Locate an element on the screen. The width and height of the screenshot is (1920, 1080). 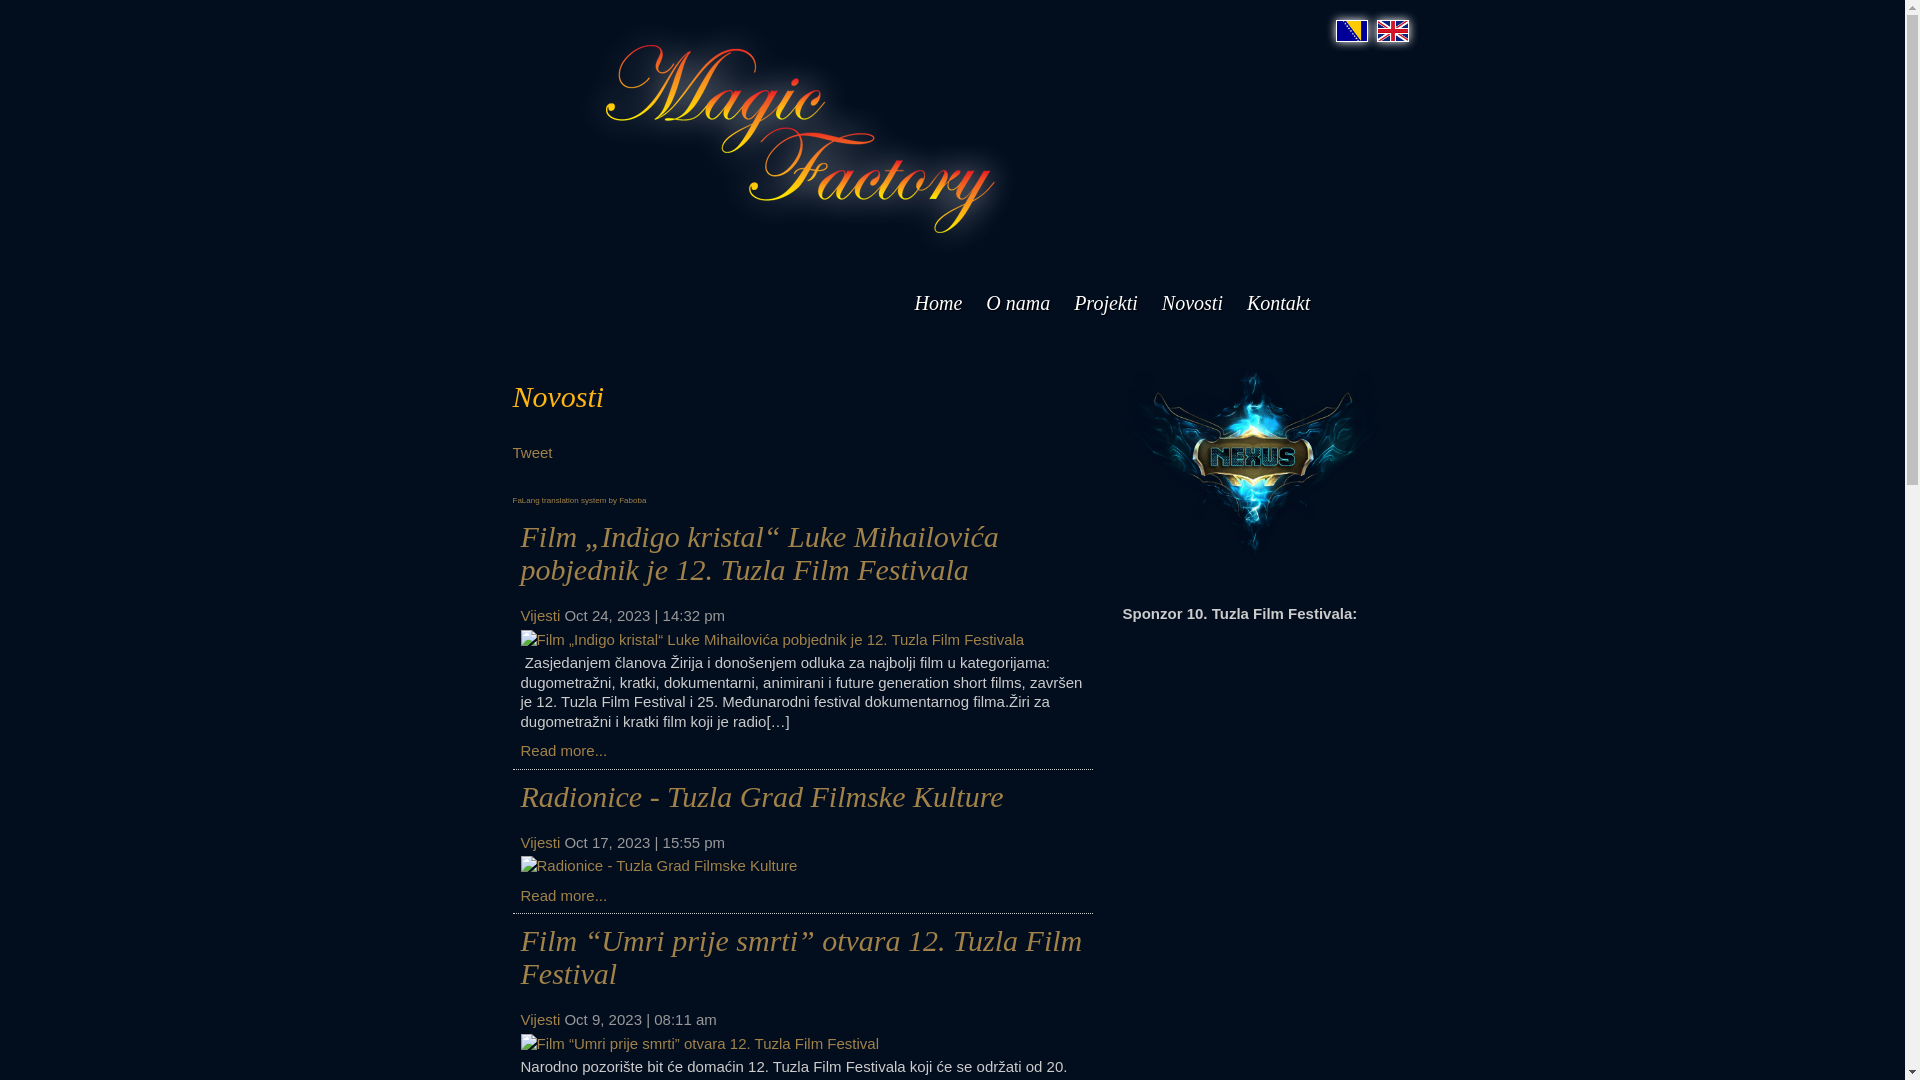
'O nama' is located at coordinates (1017, 303).